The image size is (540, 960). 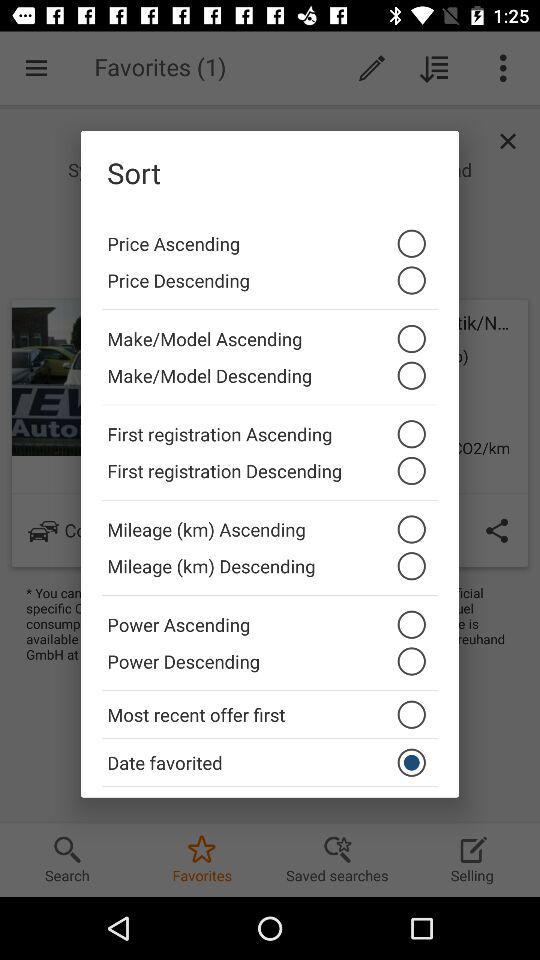 What do you see at coordinates (270, 761) in the screenshot?
I see `date favorited item` at bounding box center [270, 761].